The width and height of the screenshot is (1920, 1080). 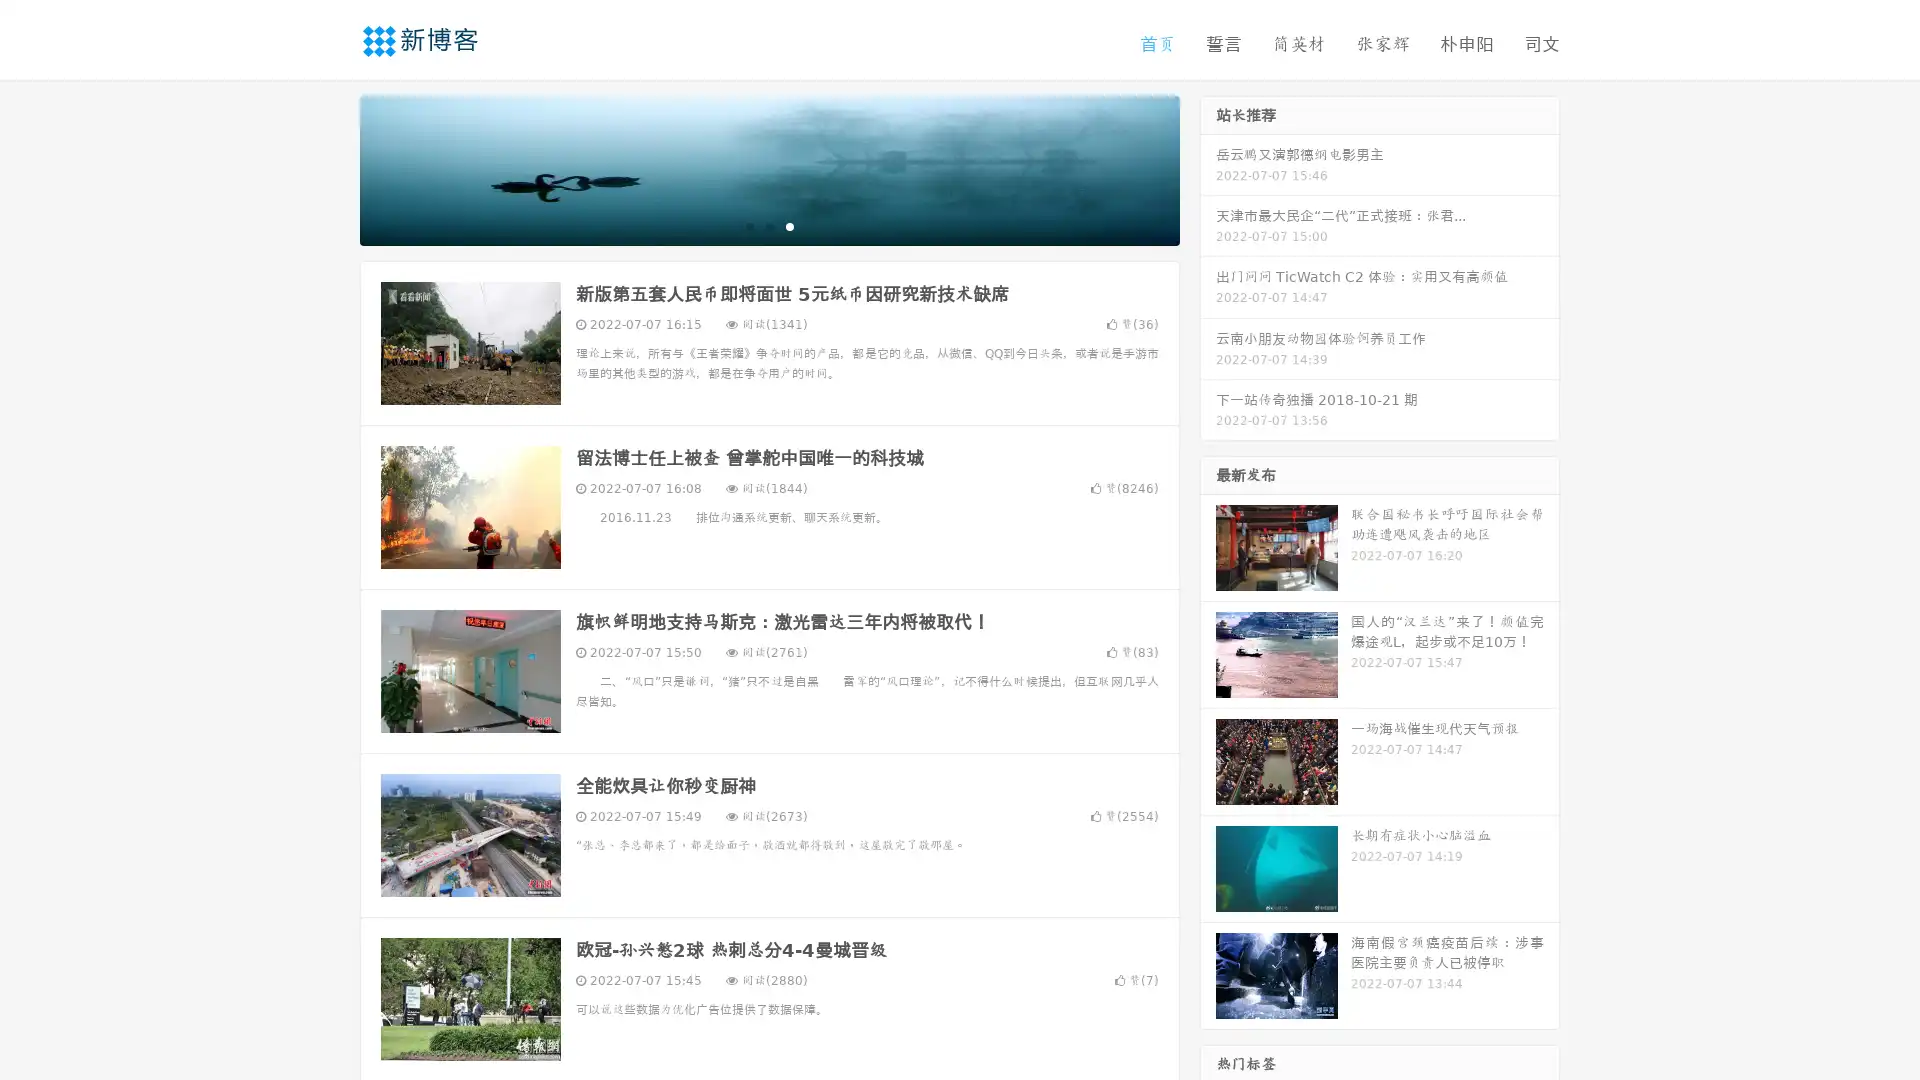 What do you see at coordinates (789, 225) in the screenshot?
I see `Go to slide 3` at bounding box center [789, 225].